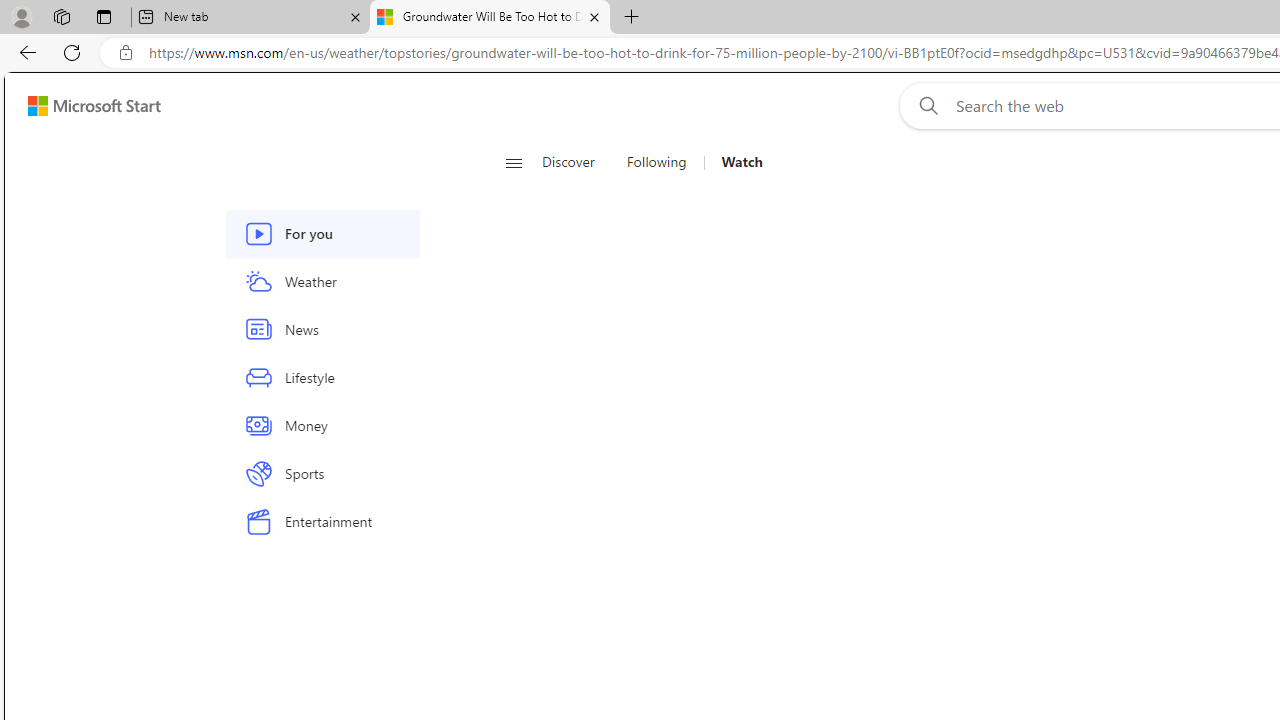  Describe the element at coordinates (86, 105) in the screenshot. I see `'Skip to content'` at that location.